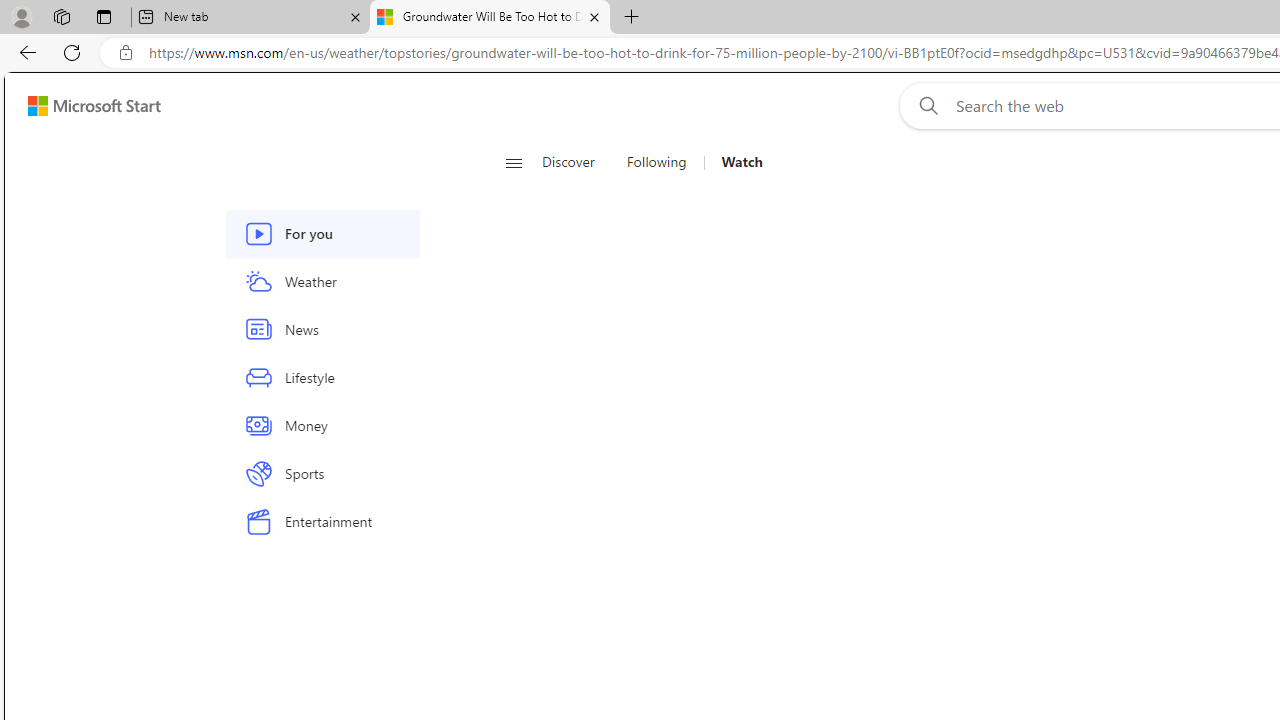  Describe the element at coordinates (86, 105) in the screenshot. I see `'Skip to content'` at that location.